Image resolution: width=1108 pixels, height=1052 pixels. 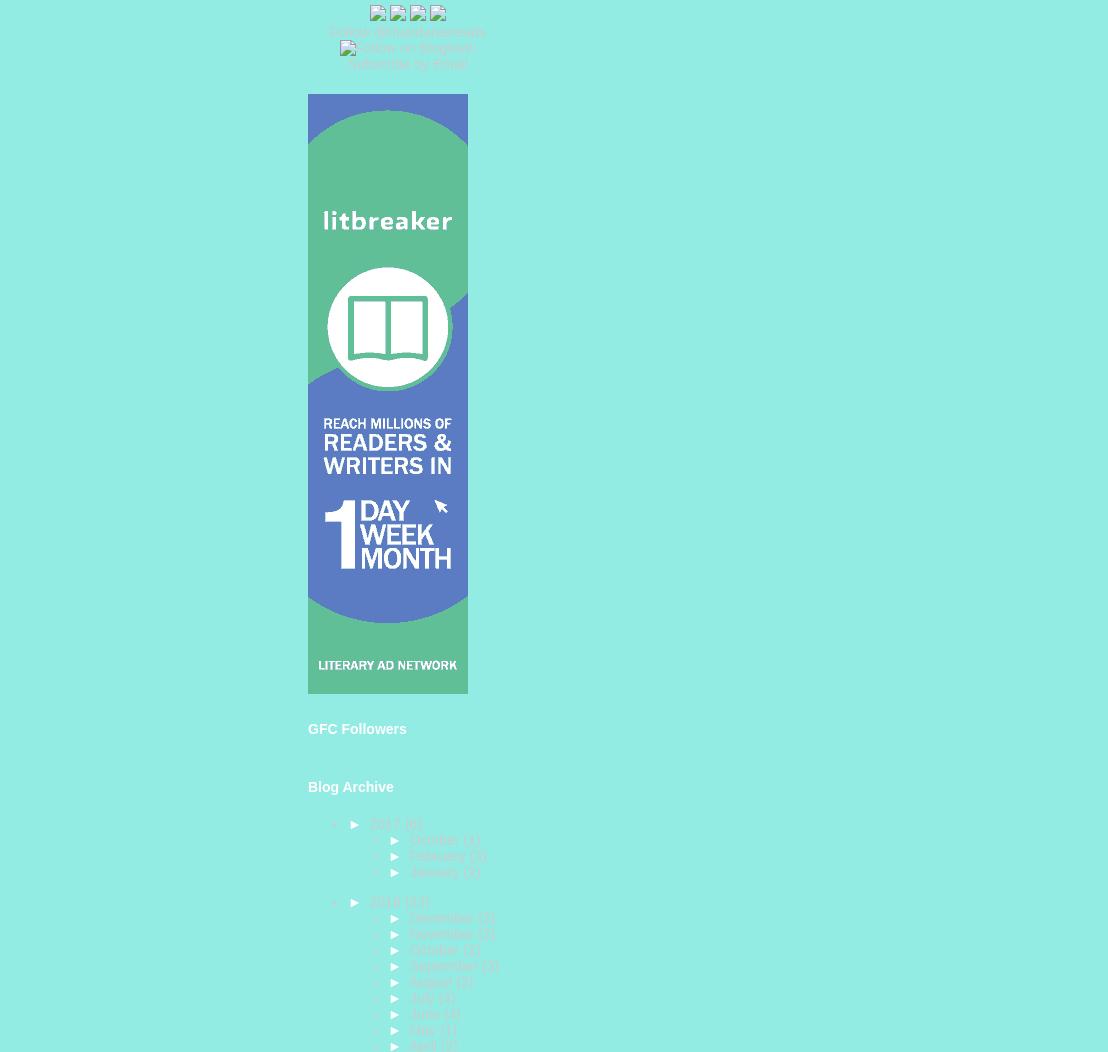 I want to click on '2017', so click(x=386, y=822).